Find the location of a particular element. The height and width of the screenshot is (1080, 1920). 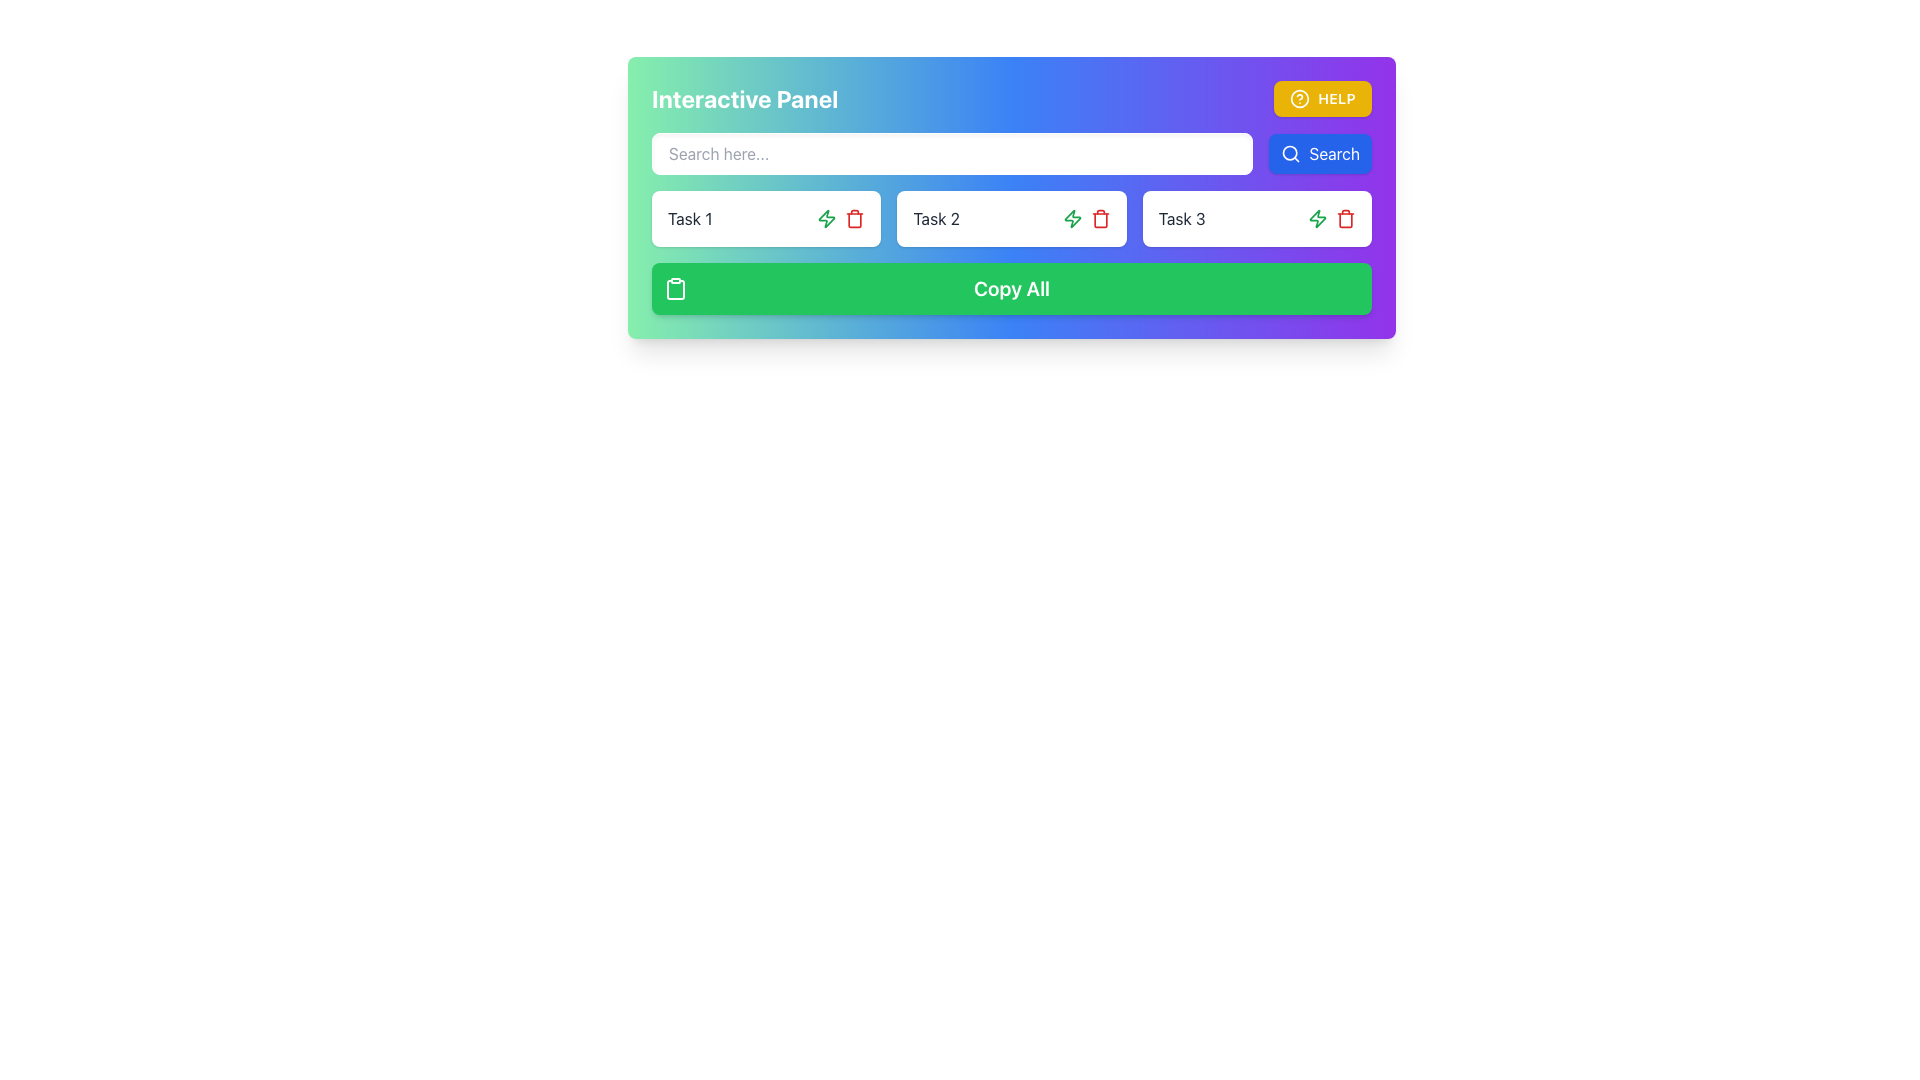

the clipboard icon located within the green 'Copy All' button at the bottom of the interface is located at coordinates (676, 289).